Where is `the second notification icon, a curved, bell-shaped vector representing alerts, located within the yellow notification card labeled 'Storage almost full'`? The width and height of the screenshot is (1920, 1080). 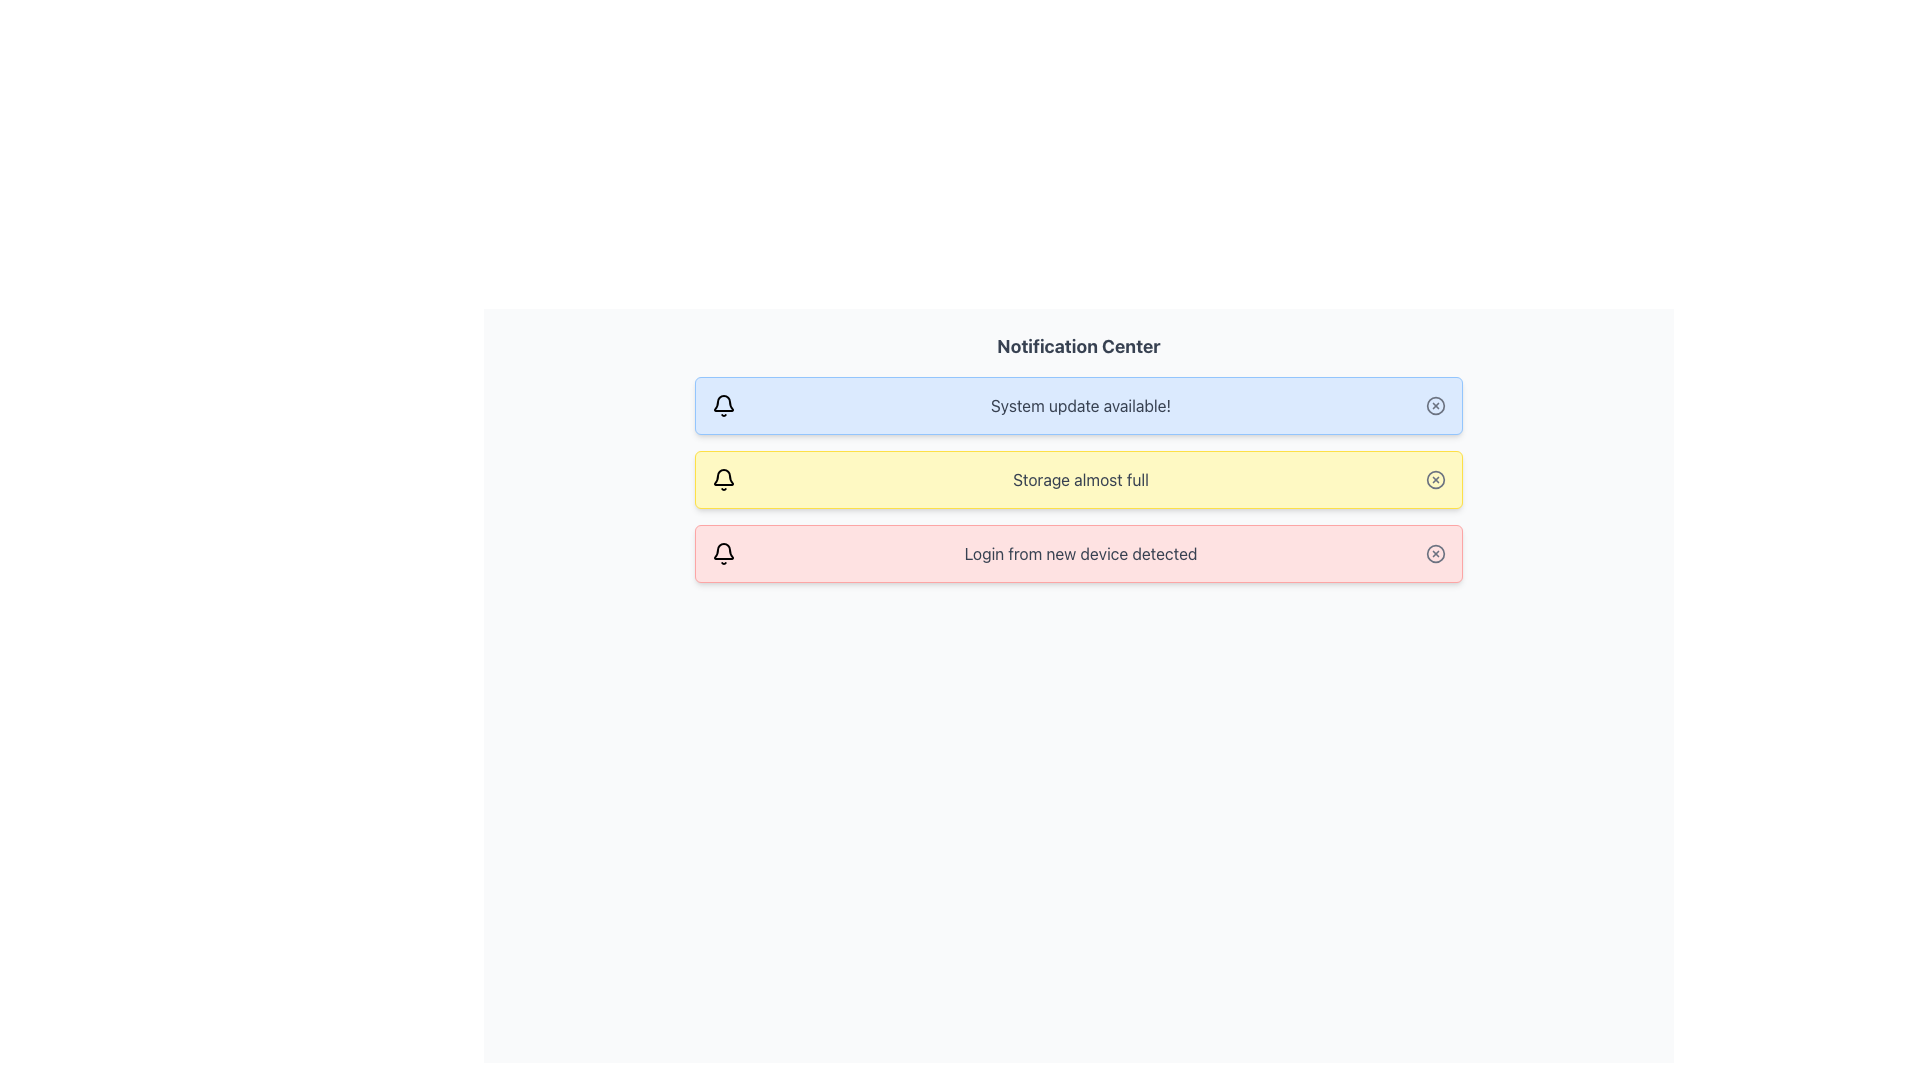 the second notification icon, a curved, bell-shaped vector representing alerts, located within the yellow notification card labeled 'Storage almost full' is located at coordinates (723, 477).